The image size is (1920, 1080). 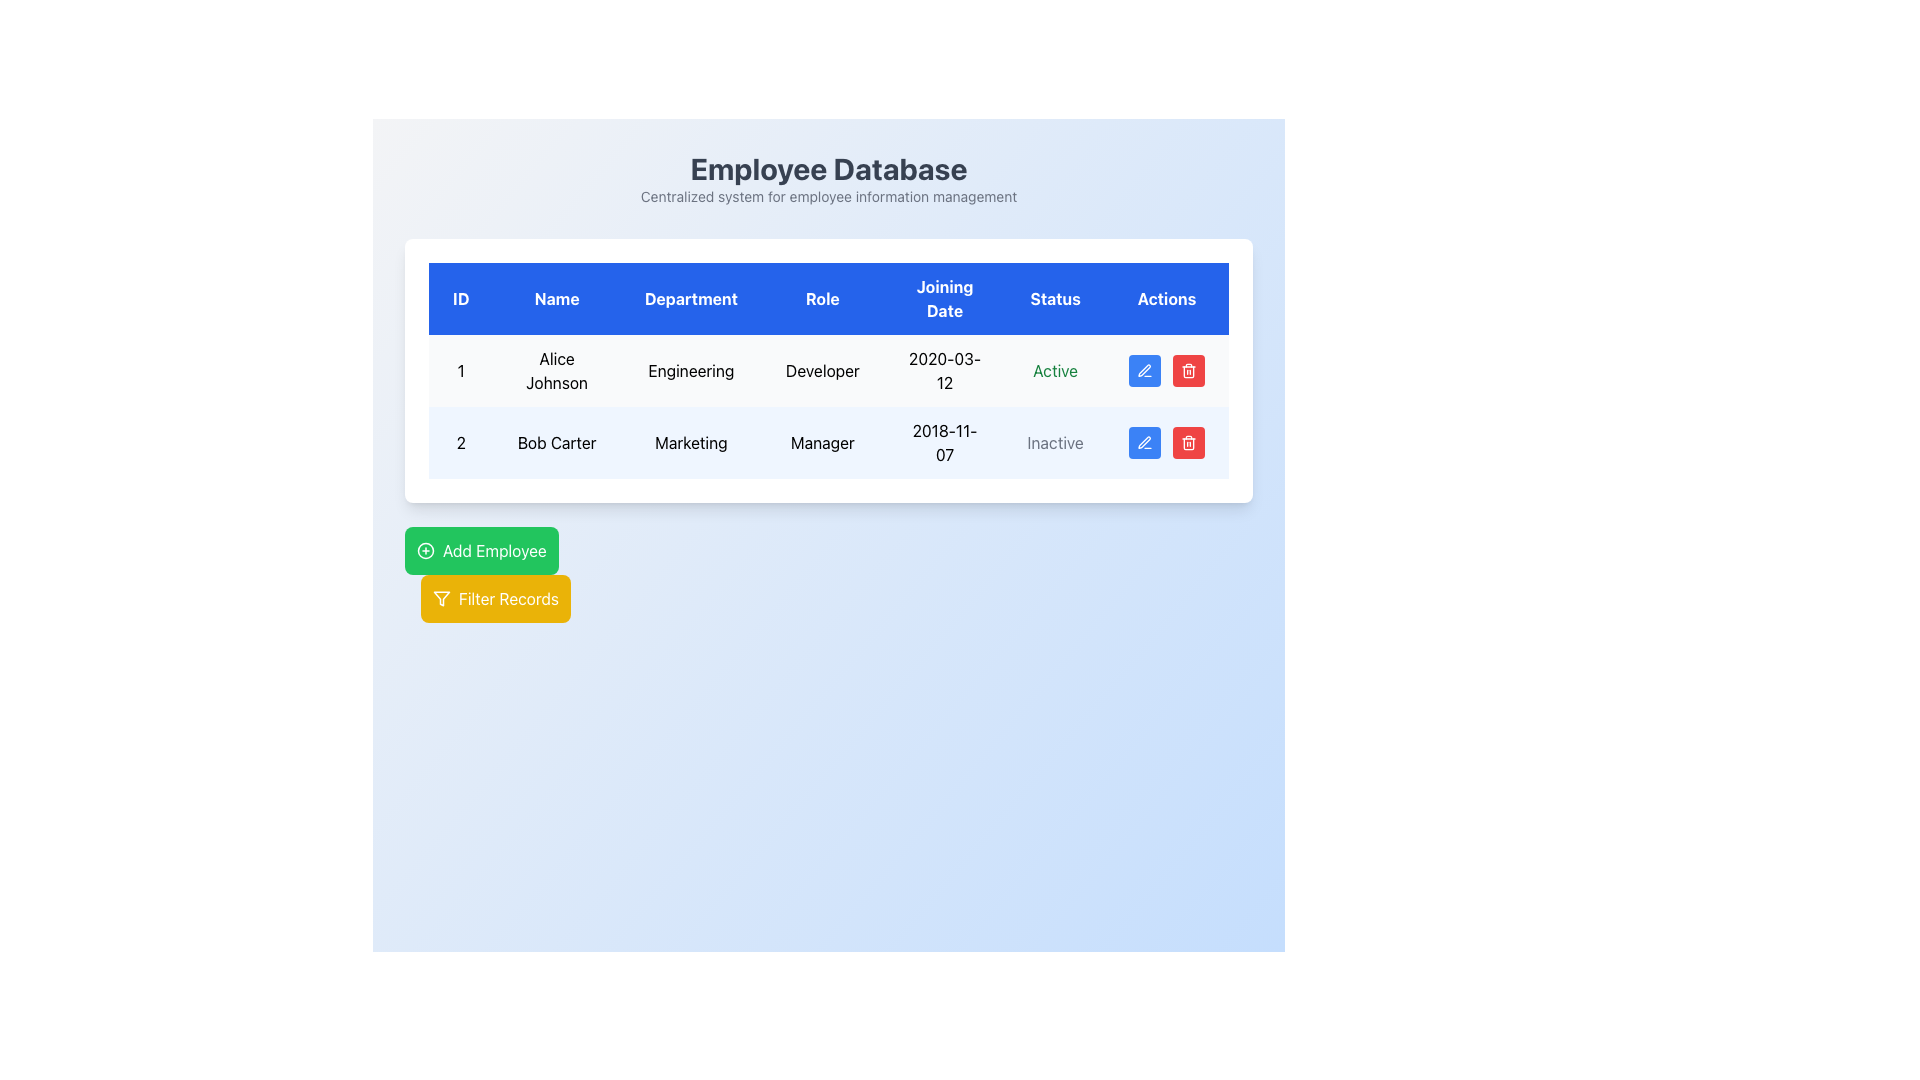 I want to click on the trash bin icon within the red deletion button in the 'Actions' column, so click(x=1189, y=370).